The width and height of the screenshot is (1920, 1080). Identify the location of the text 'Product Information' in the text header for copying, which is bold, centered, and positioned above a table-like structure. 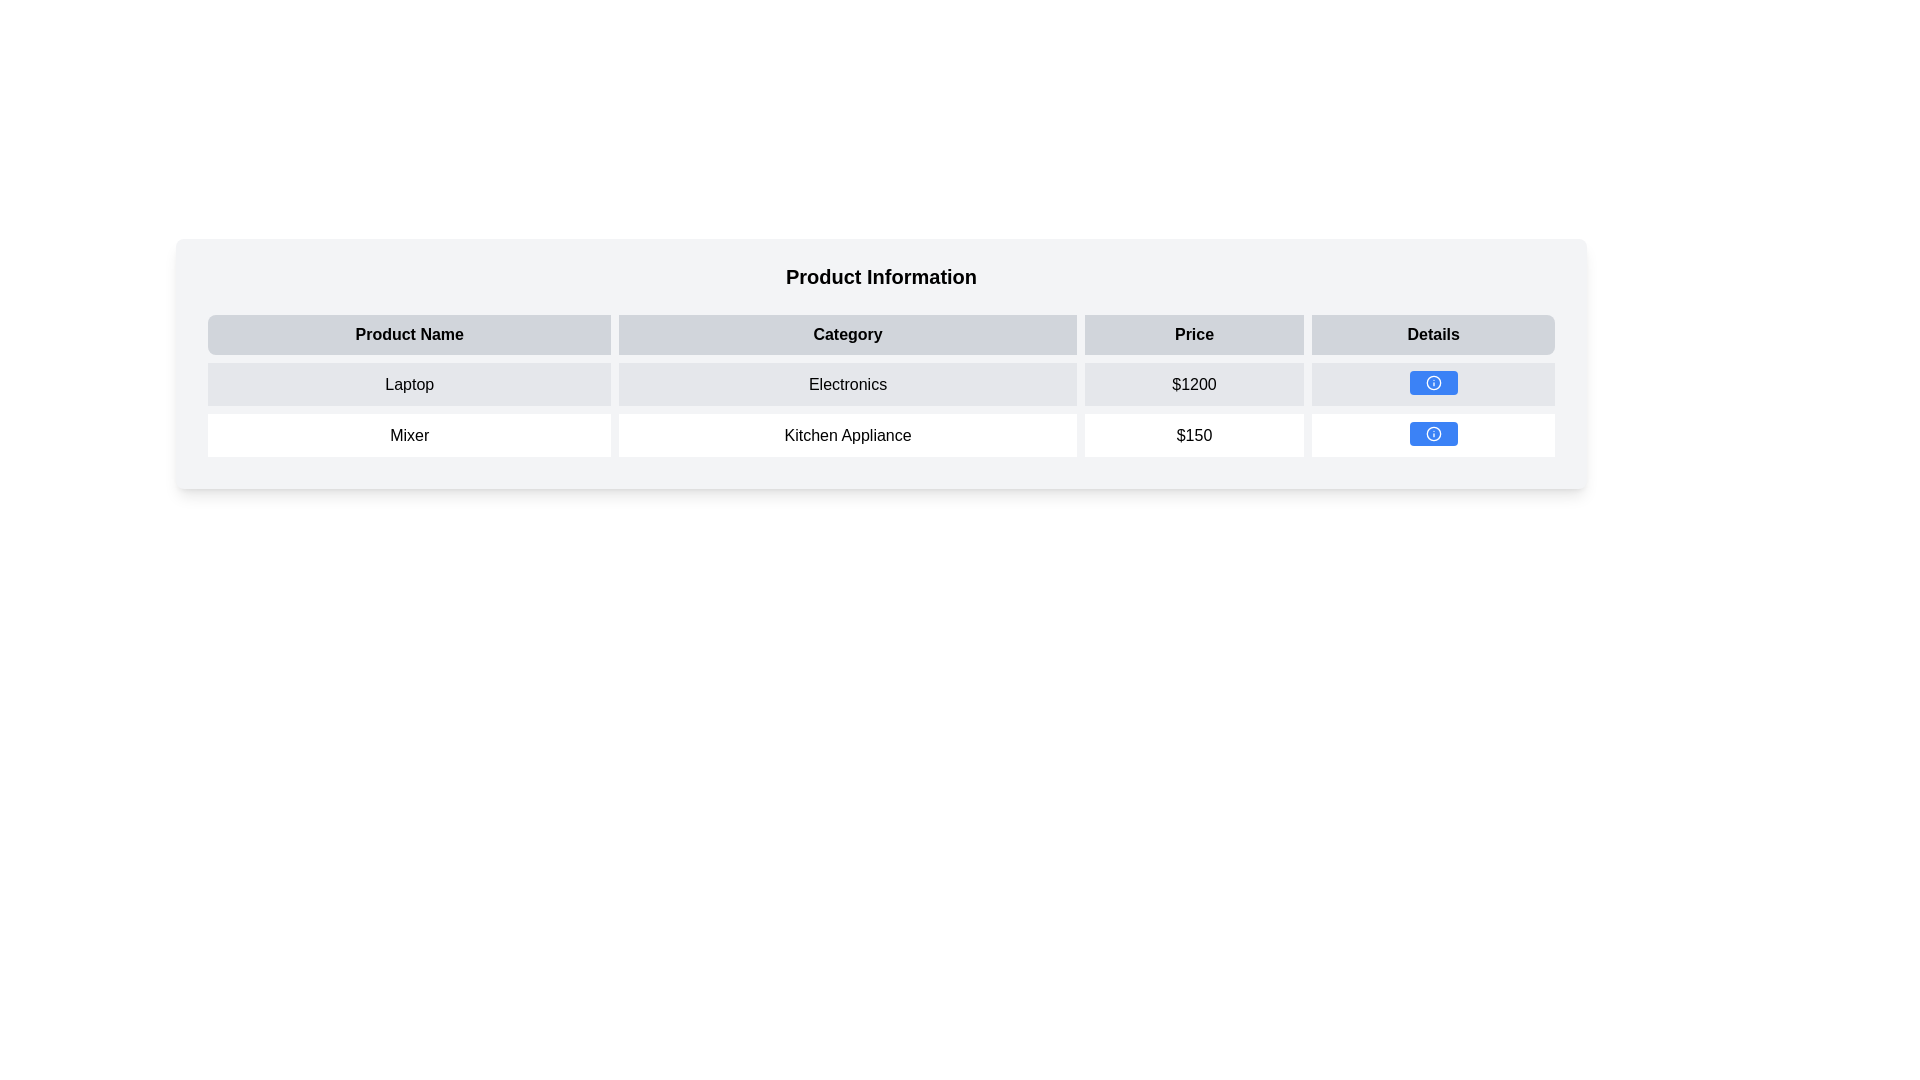
(880, 277).